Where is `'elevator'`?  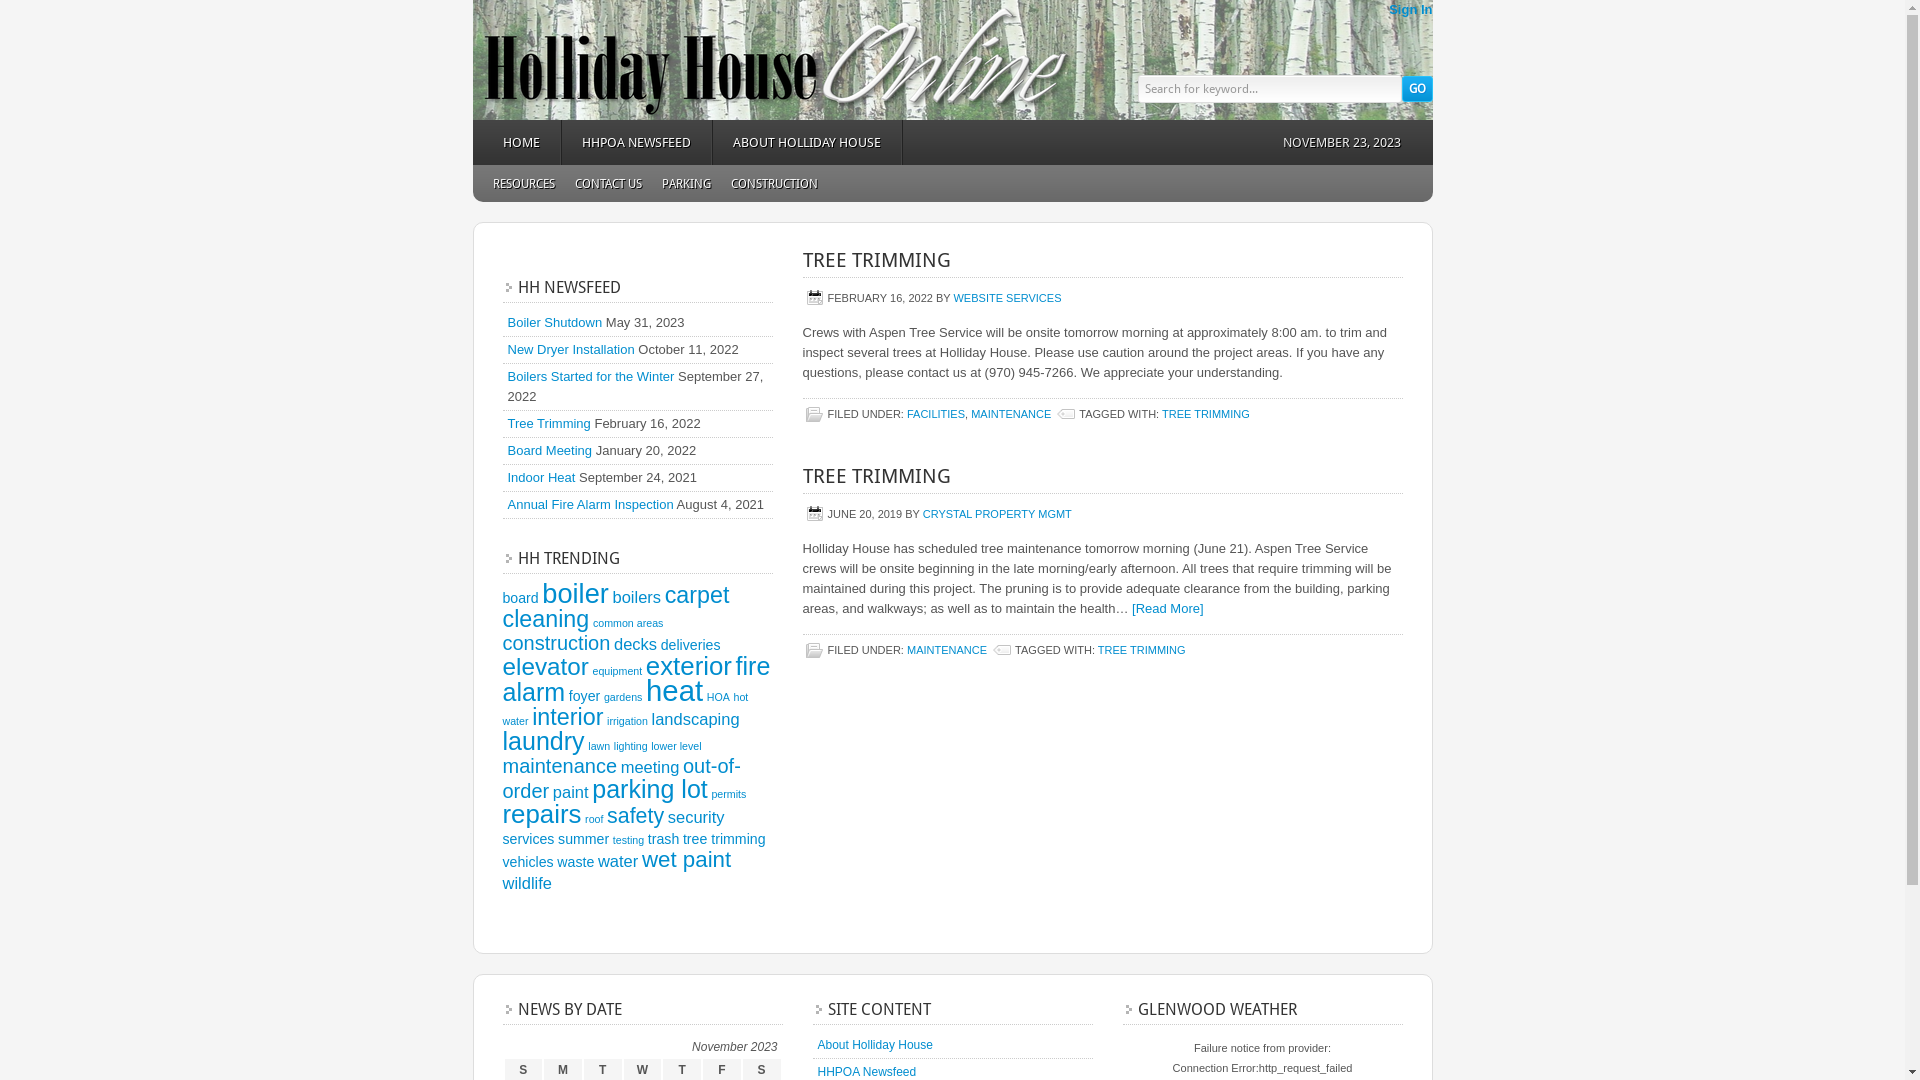 'elevator' is located at coordinates (545, 666).